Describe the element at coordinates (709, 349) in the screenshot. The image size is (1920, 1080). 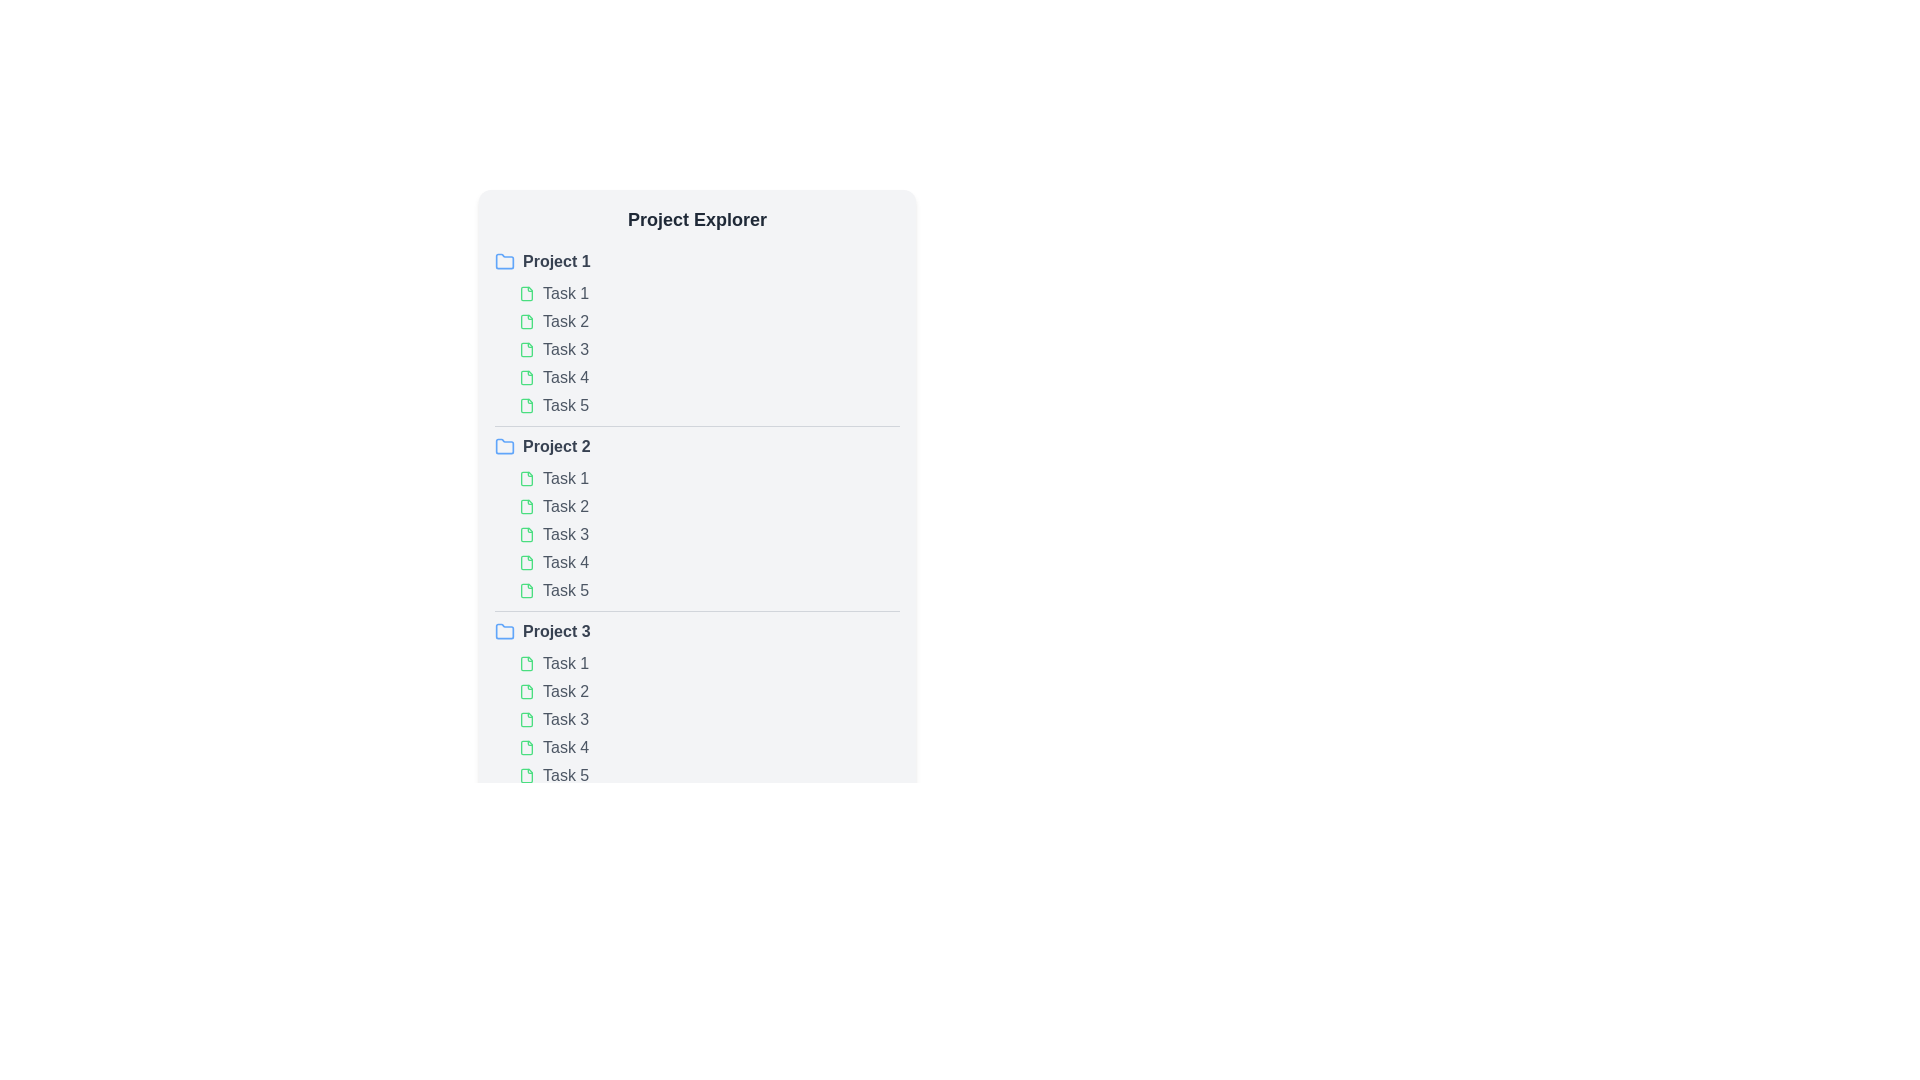
I see `the 'Task 3' item in the vertically aligned list of tasks labeled 'Task 1' through 'Task 5' located in the 'Project 1' section of the 'Project Explorer'` at that location.